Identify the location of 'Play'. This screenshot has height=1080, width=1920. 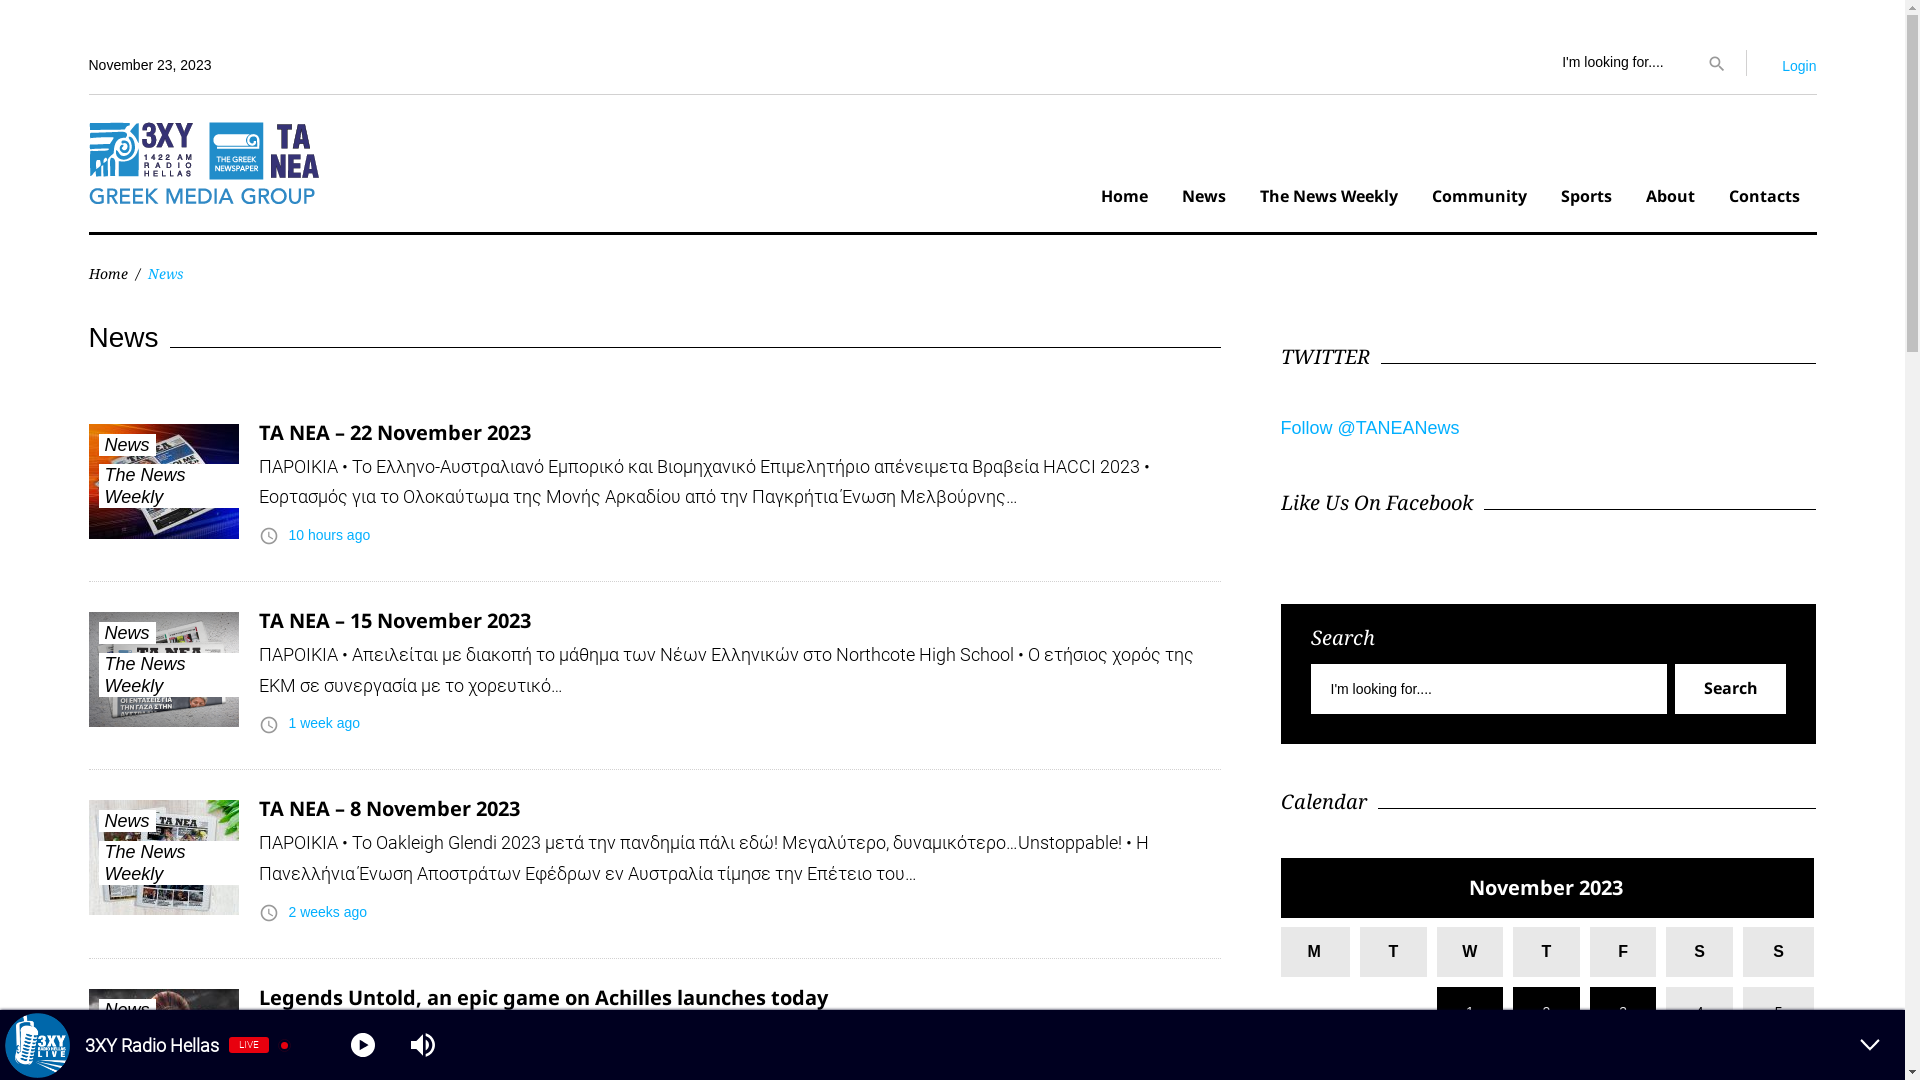
(363, 1044).